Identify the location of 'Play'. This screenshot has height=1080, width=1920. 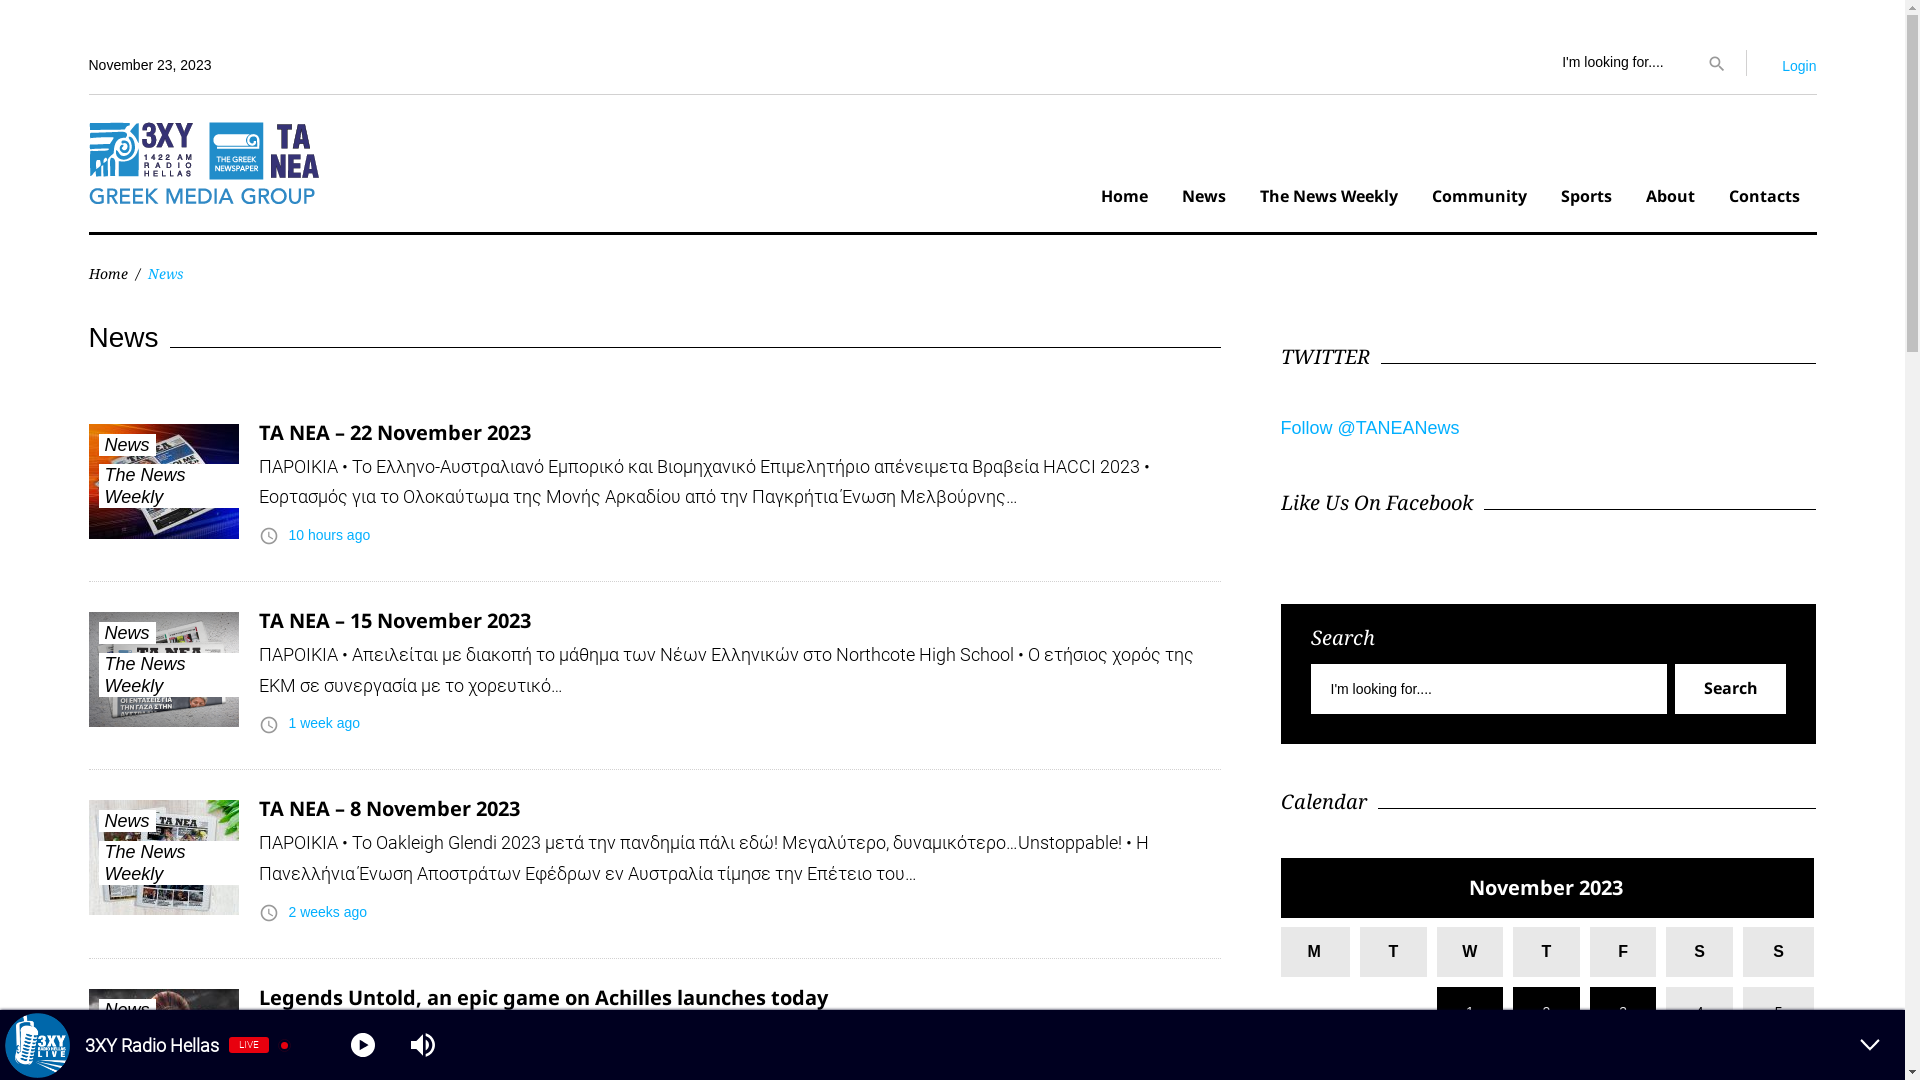
(363, 1044).